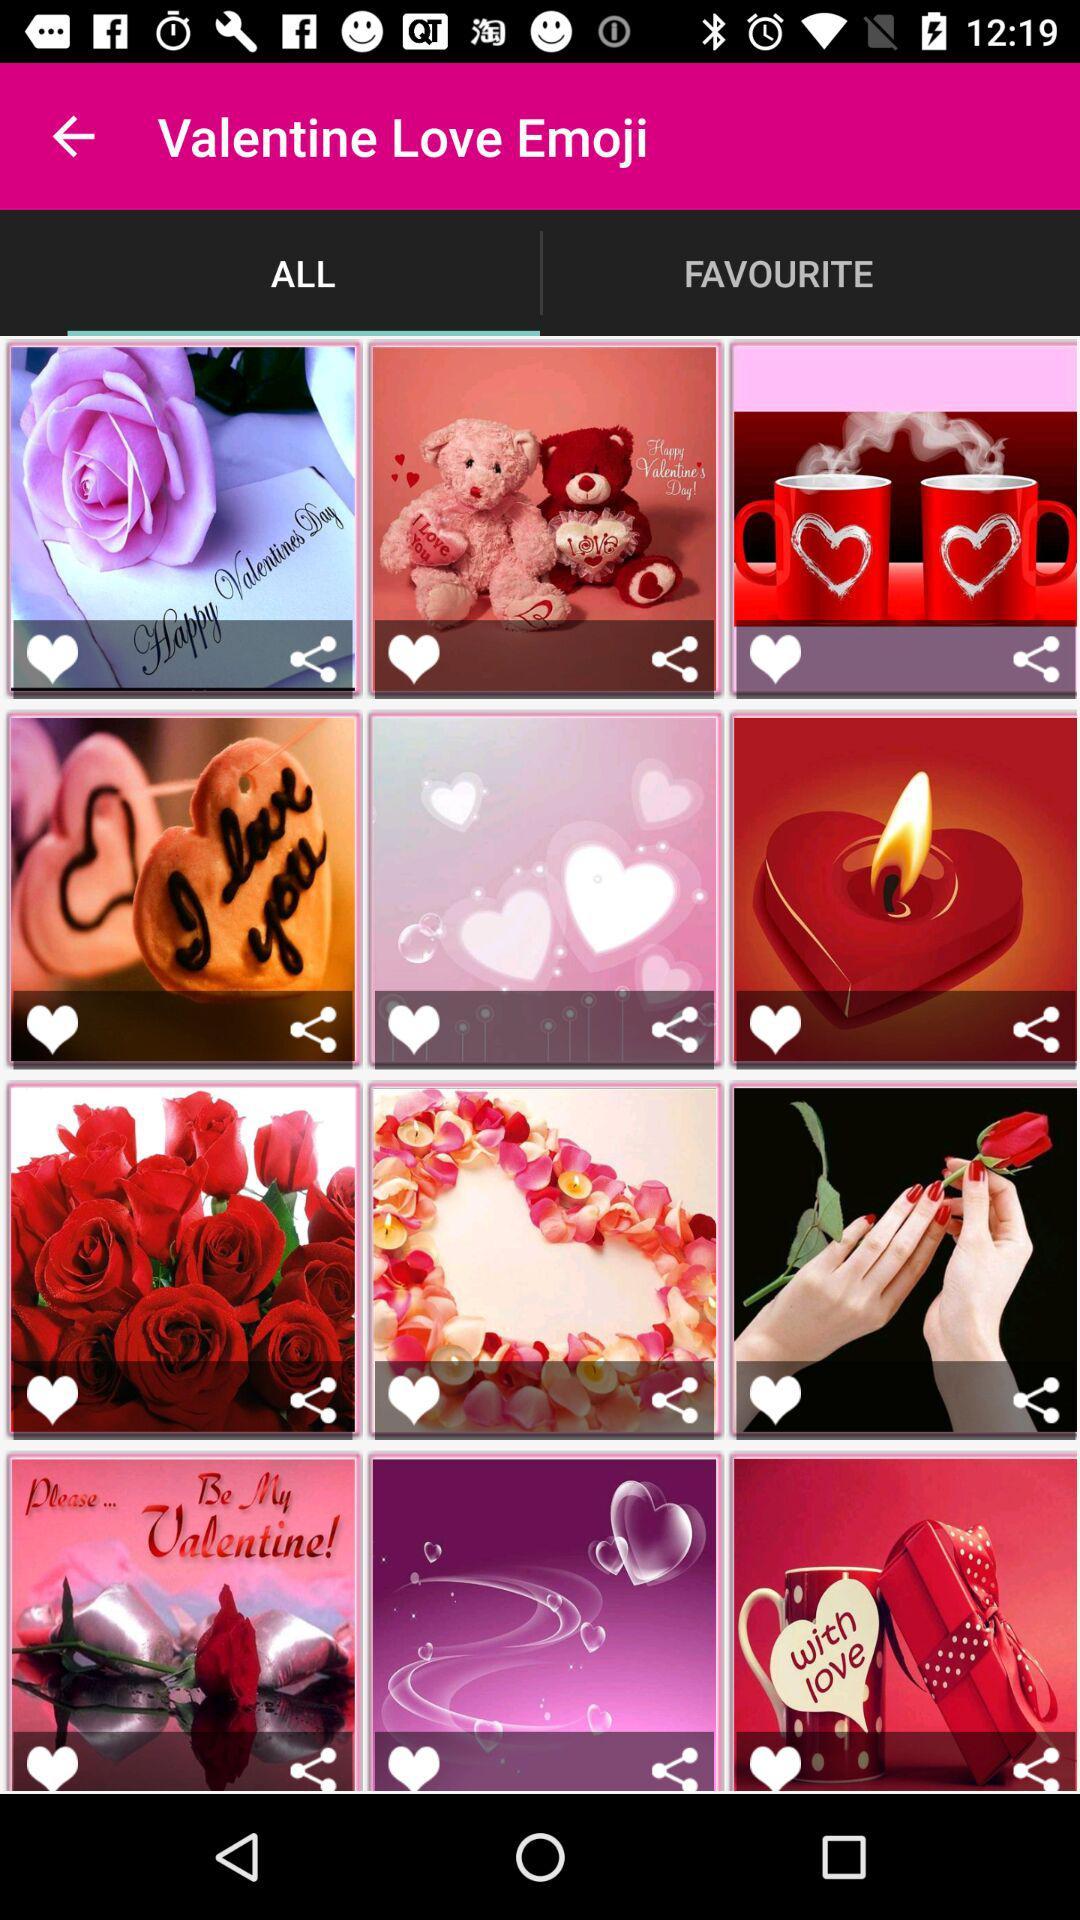 The height and width of the screenshot is (1920, 1080). Describe the element at coordinates (412, 1768) in the screenshot. I see `favorite` at that location.